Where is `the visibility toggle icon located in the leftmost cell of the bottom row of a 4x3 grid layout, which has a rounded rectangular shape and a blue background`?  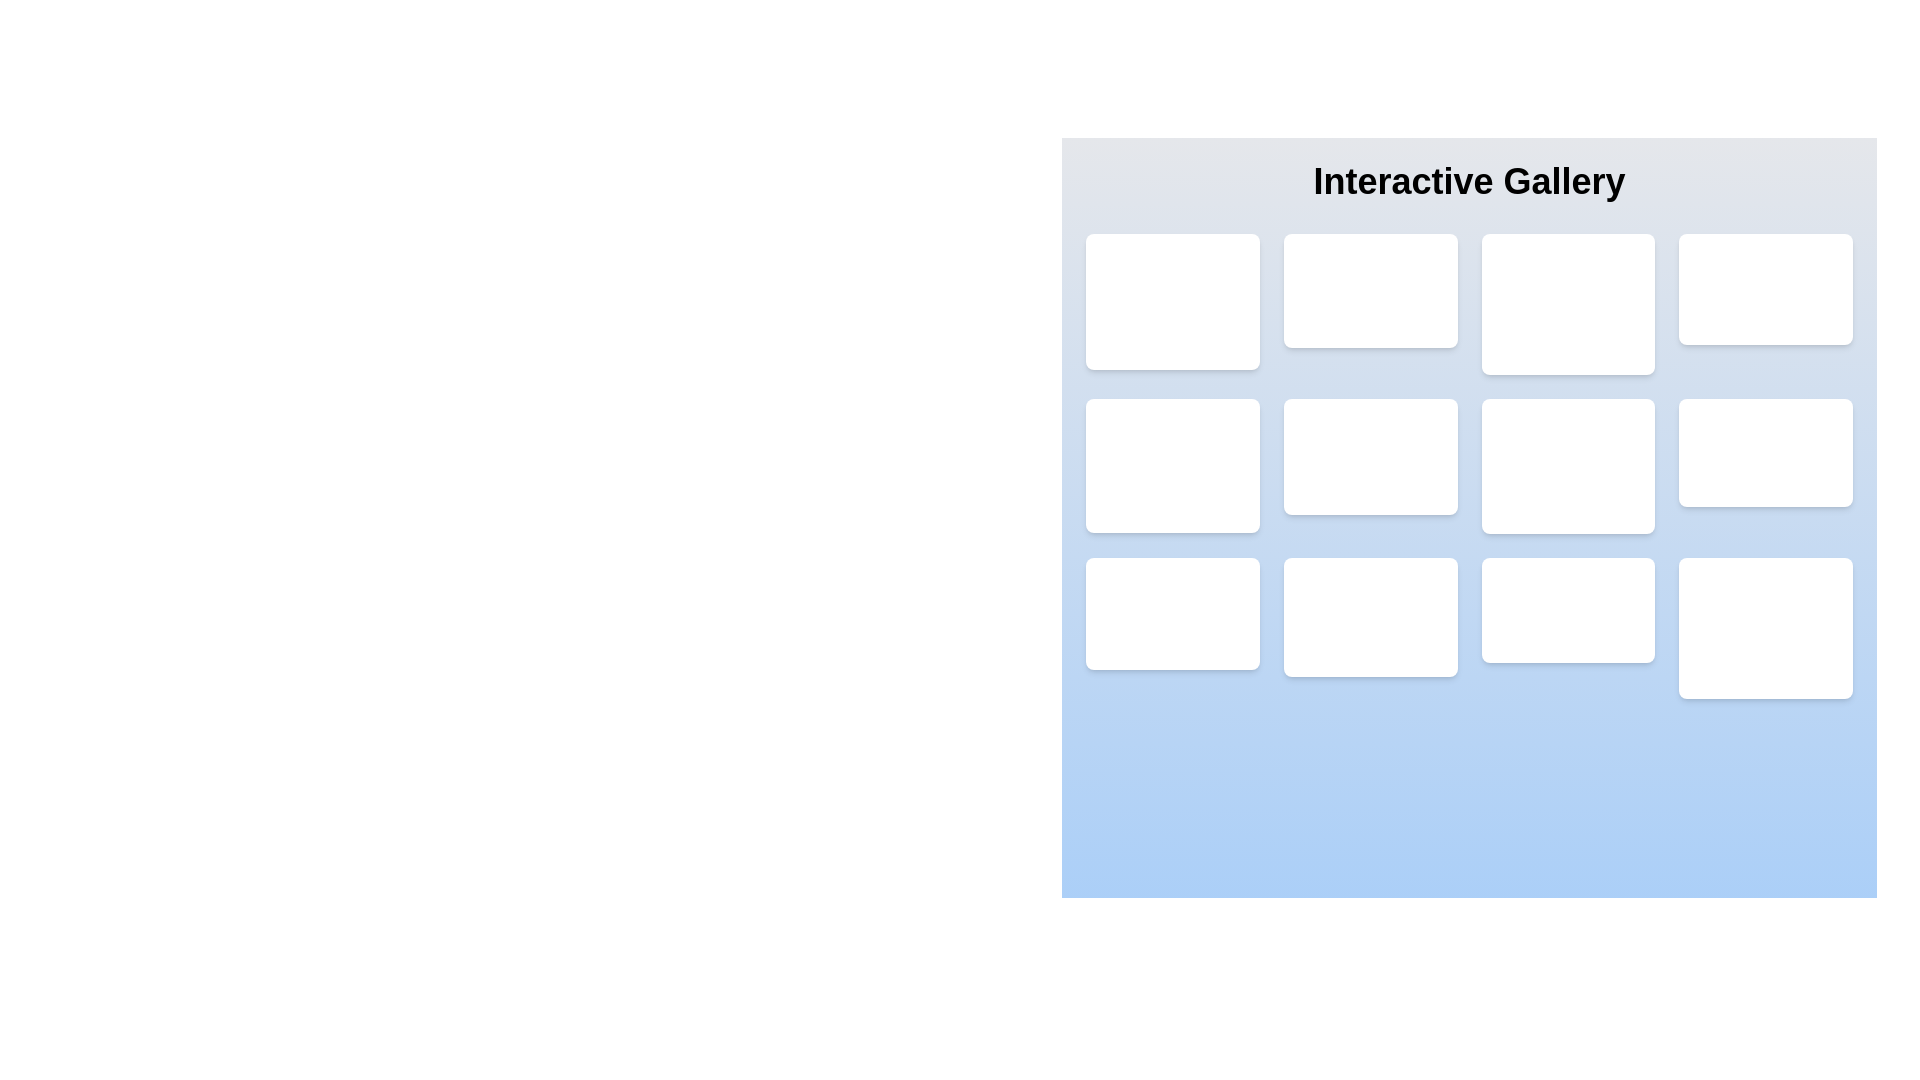 the visibility toggle icon located in the leftmost cell of the bottom row of a 4x3 grid layout, which has a rounded rectangular shape and a blue background is located at coordinates (1148, 659).